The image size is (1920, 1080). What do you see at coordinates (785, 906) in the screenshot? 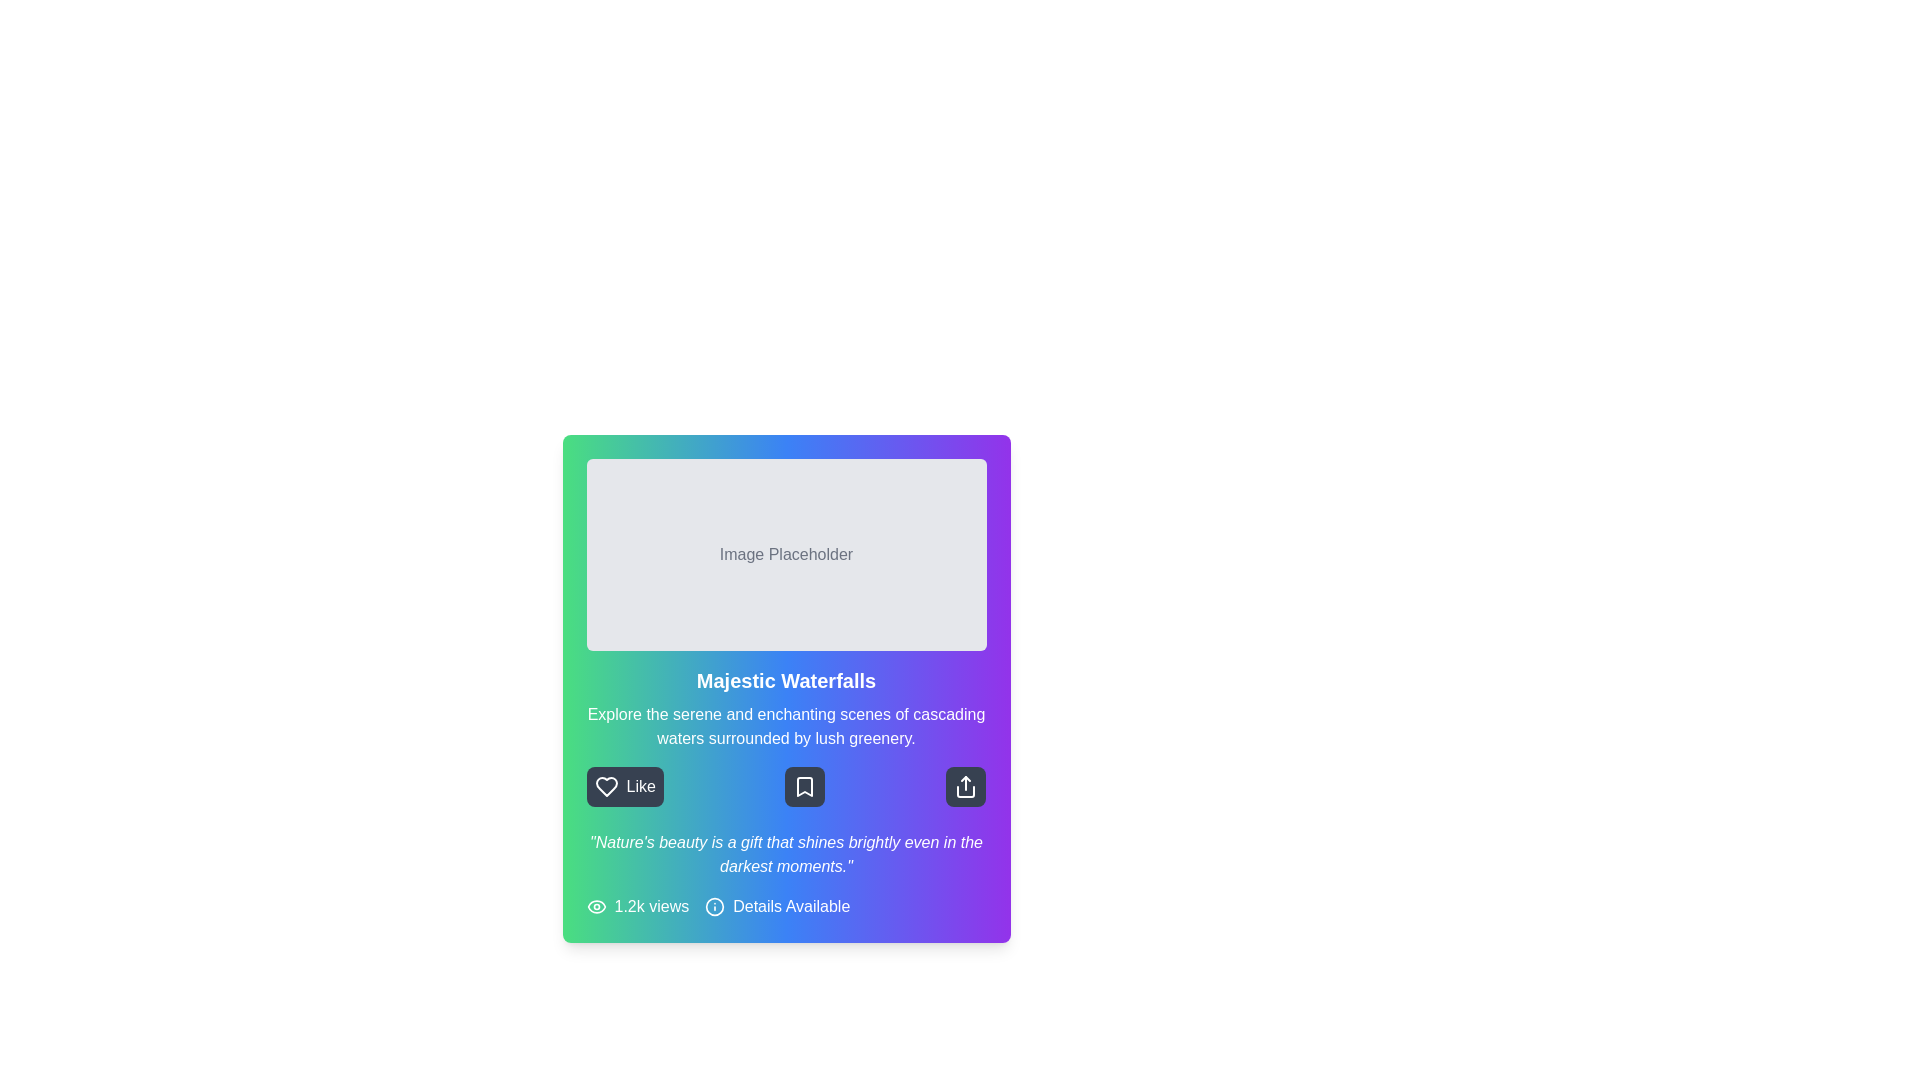
I see `the 'Details Available' icon of the Informative text located at the bottom of the card section` at bounding box center [785, 906].